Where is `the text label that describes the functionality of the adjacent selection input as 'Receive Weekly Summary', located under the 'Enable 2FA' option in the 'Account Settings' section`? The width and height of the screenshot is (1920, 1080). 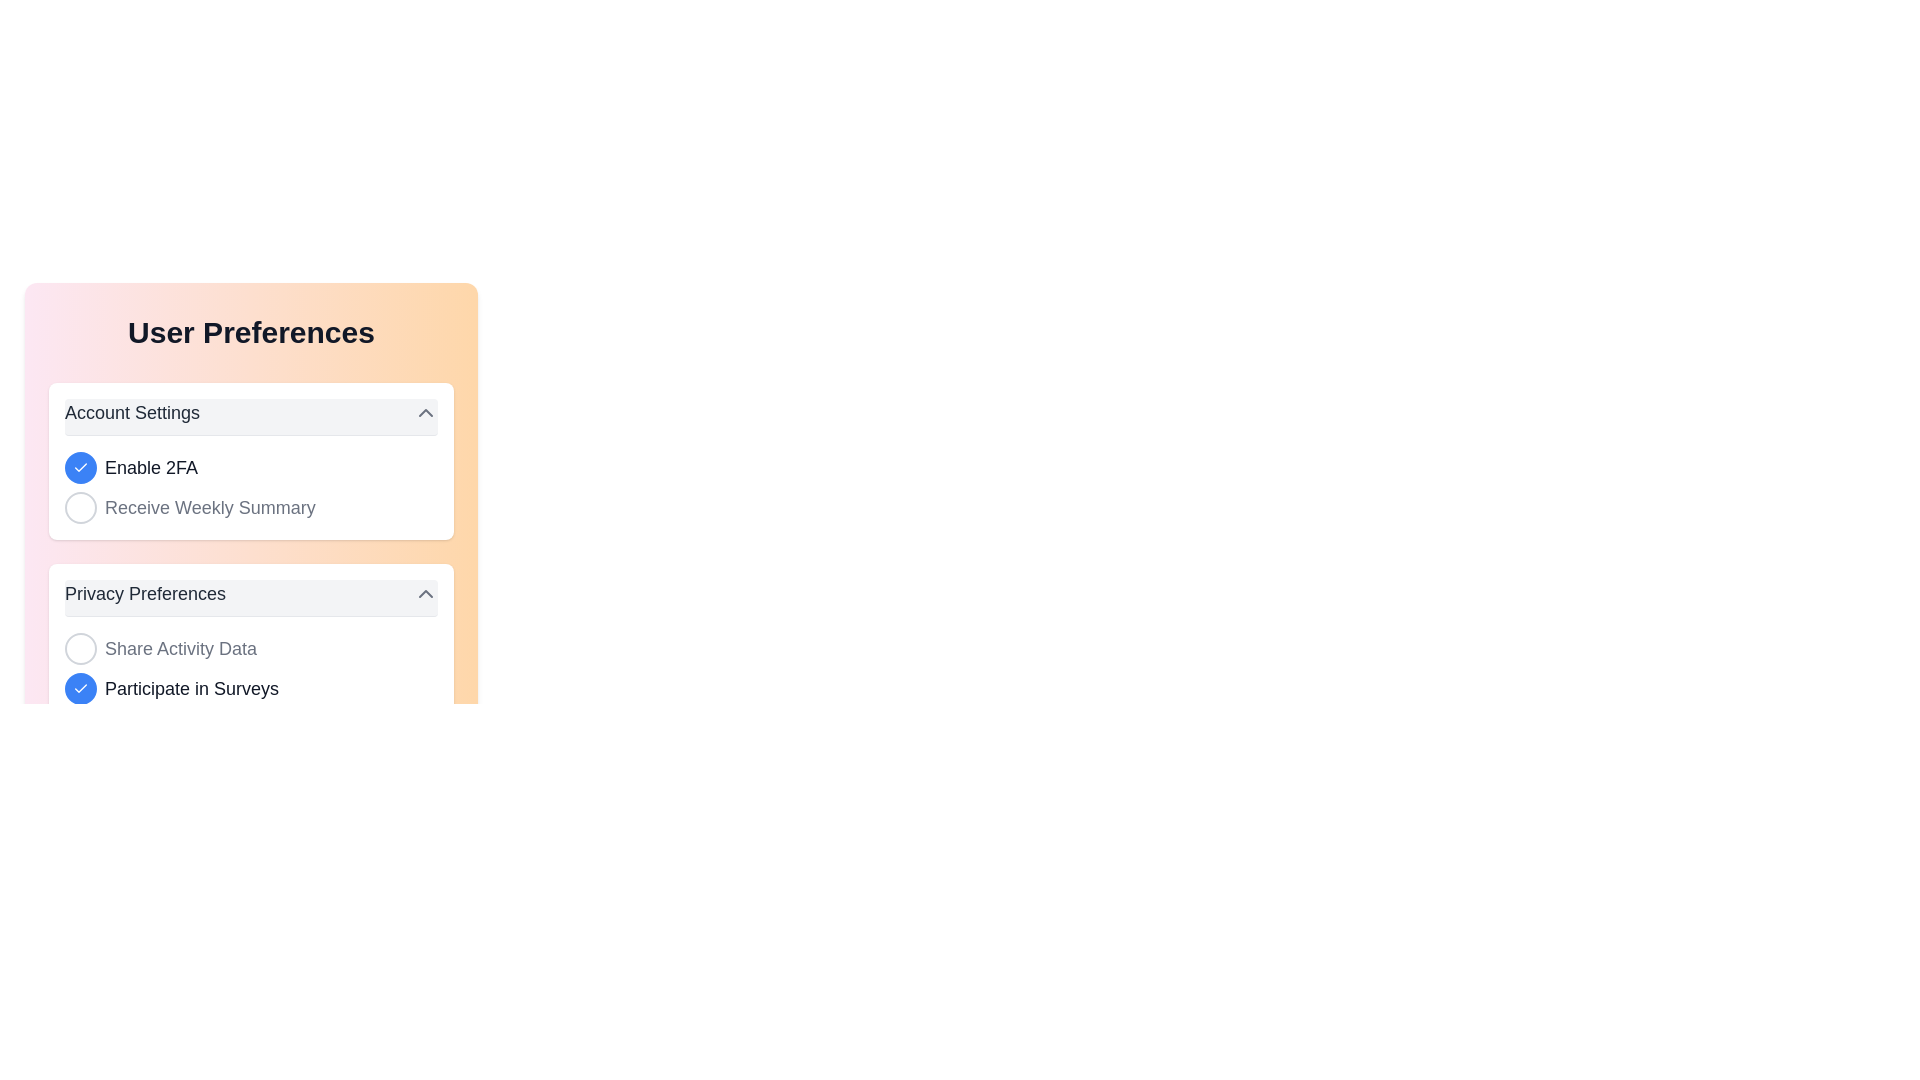
the text label that describes the functionality of the adjacent selection input as 'Receive Weekly Summary', located under the 'Enable 2FA' option in the 'Account Settings' section is located at coordinates (210, 507).